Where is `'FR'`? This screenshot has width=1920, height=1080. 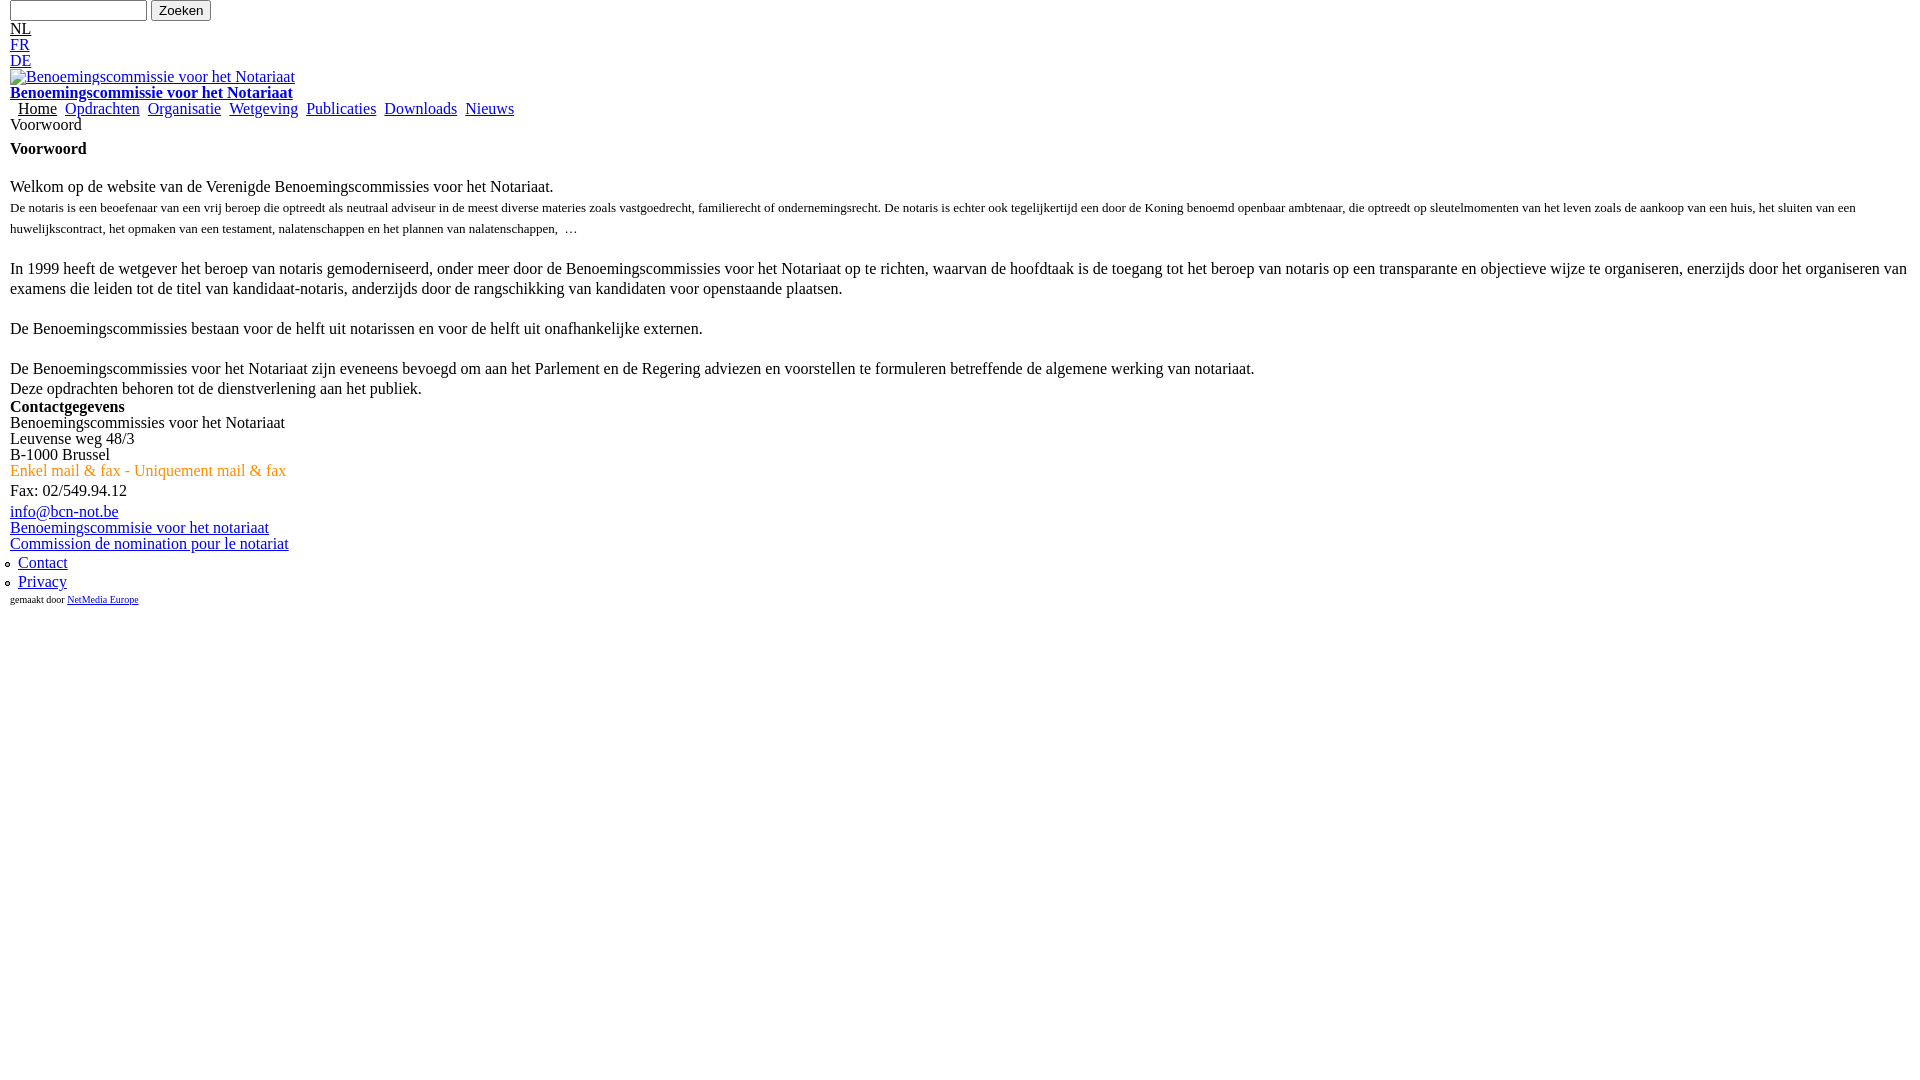
'FR' is located at coordinates (19, 44).